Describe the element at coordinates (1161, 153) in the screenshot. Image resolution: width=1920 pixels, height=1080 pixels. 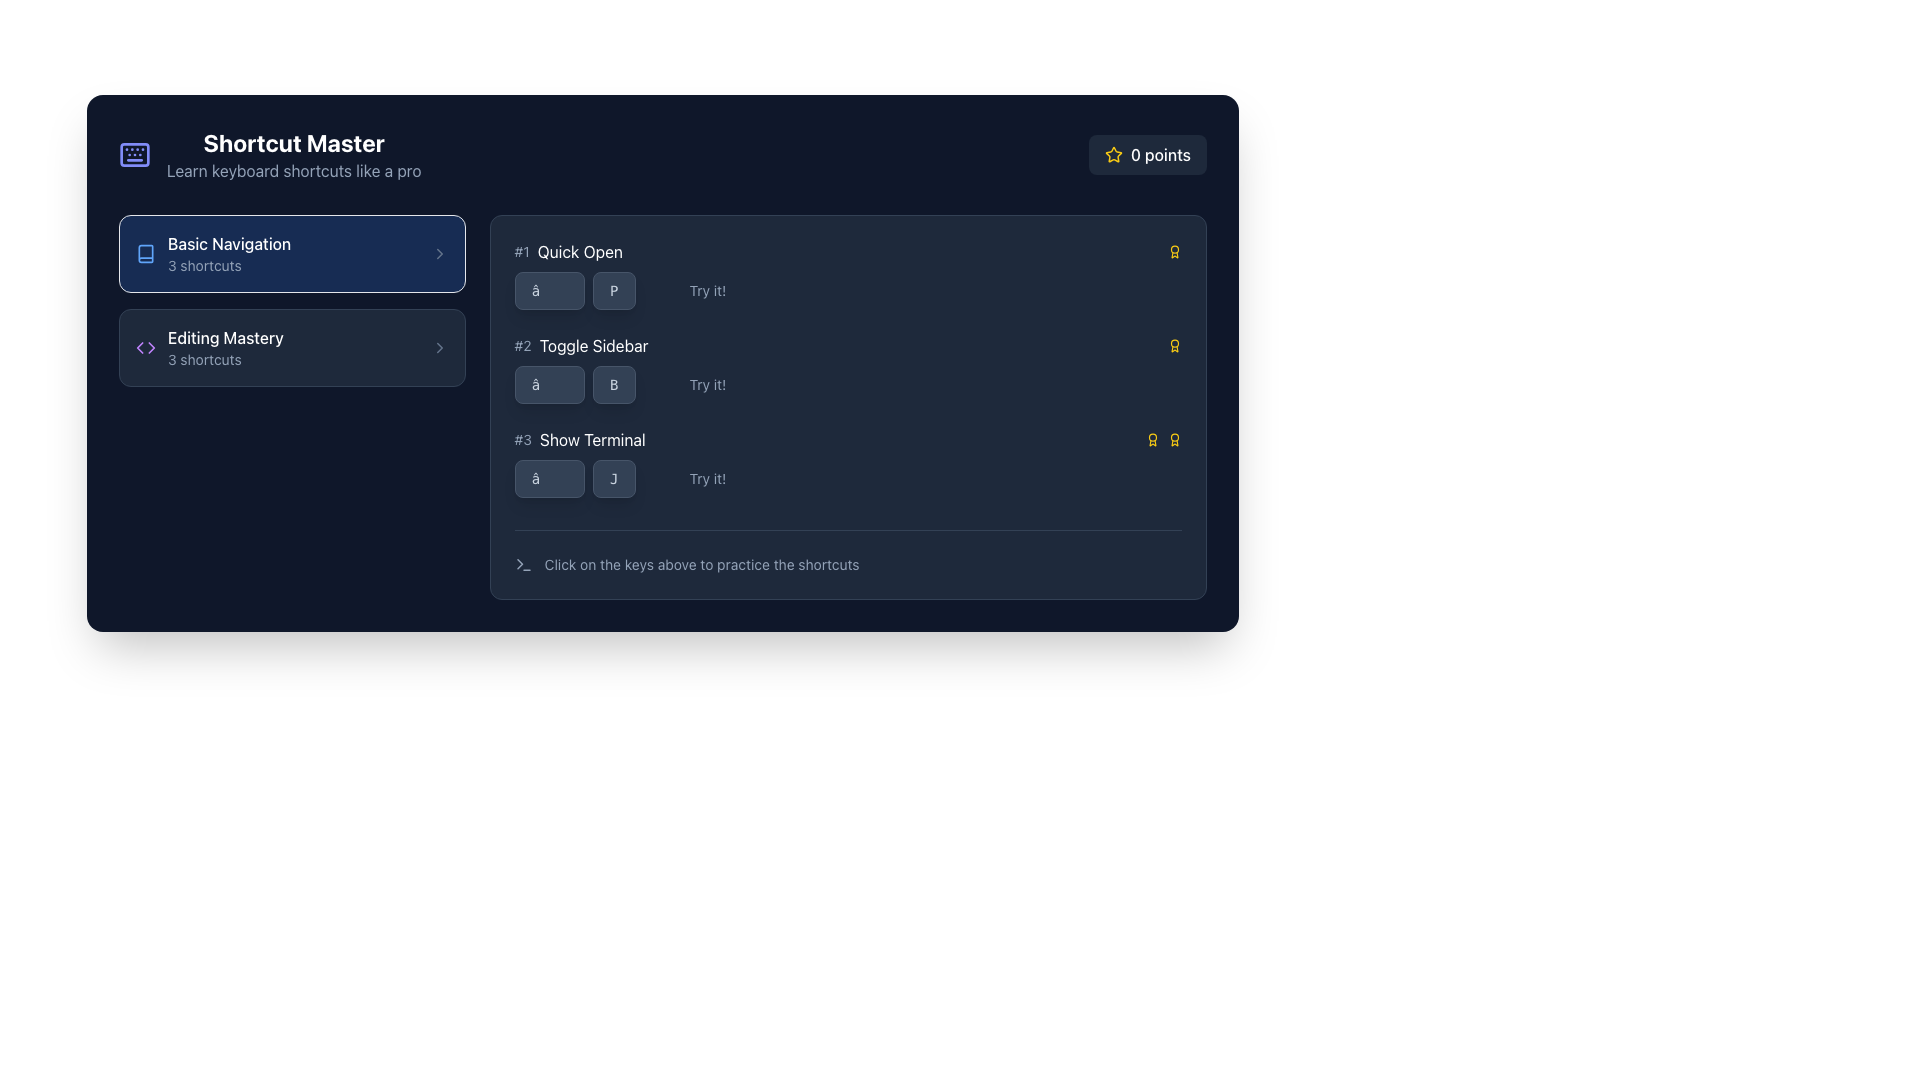
I see `the text label displaying '0 points' which is positioned in the top-right corner of a dark-colored card-like section, to the immediate right of a yellow star icon` at that location.